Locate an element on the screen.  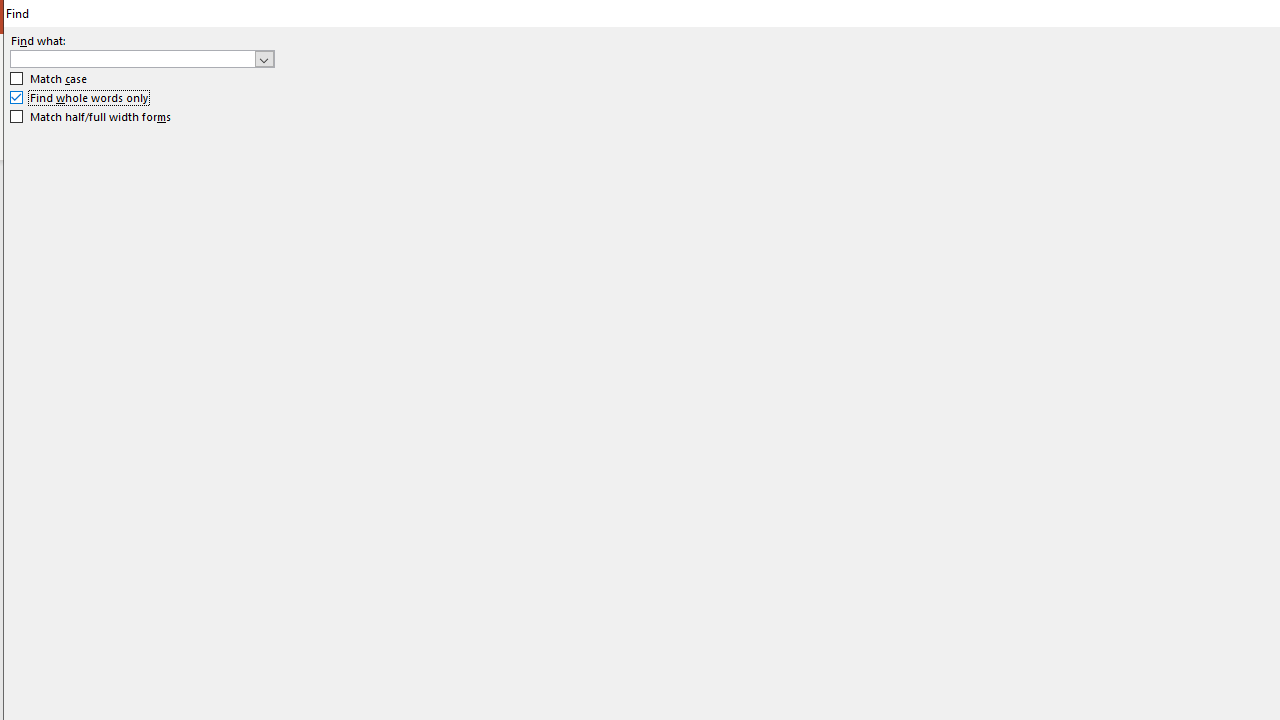
'Find whole words only' is located at coordinates (80, 97).